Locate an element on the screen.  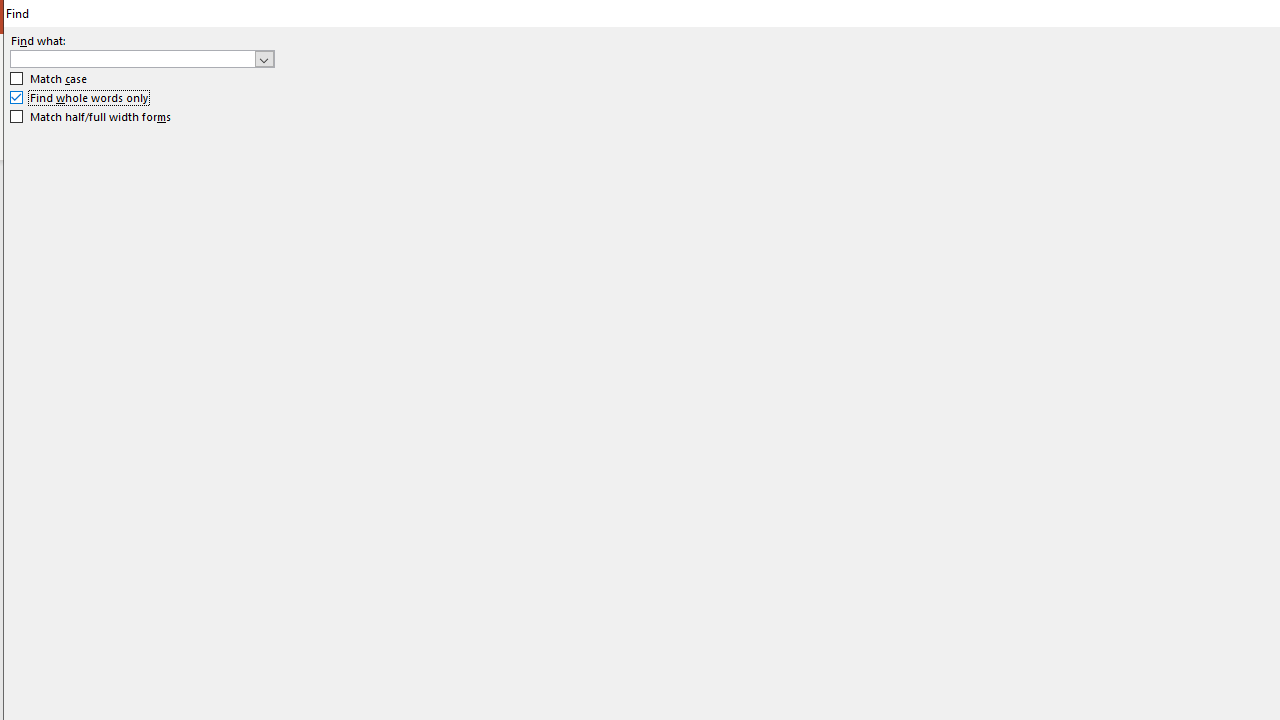
'Find whole words only' is located at coordinates (80, 97).